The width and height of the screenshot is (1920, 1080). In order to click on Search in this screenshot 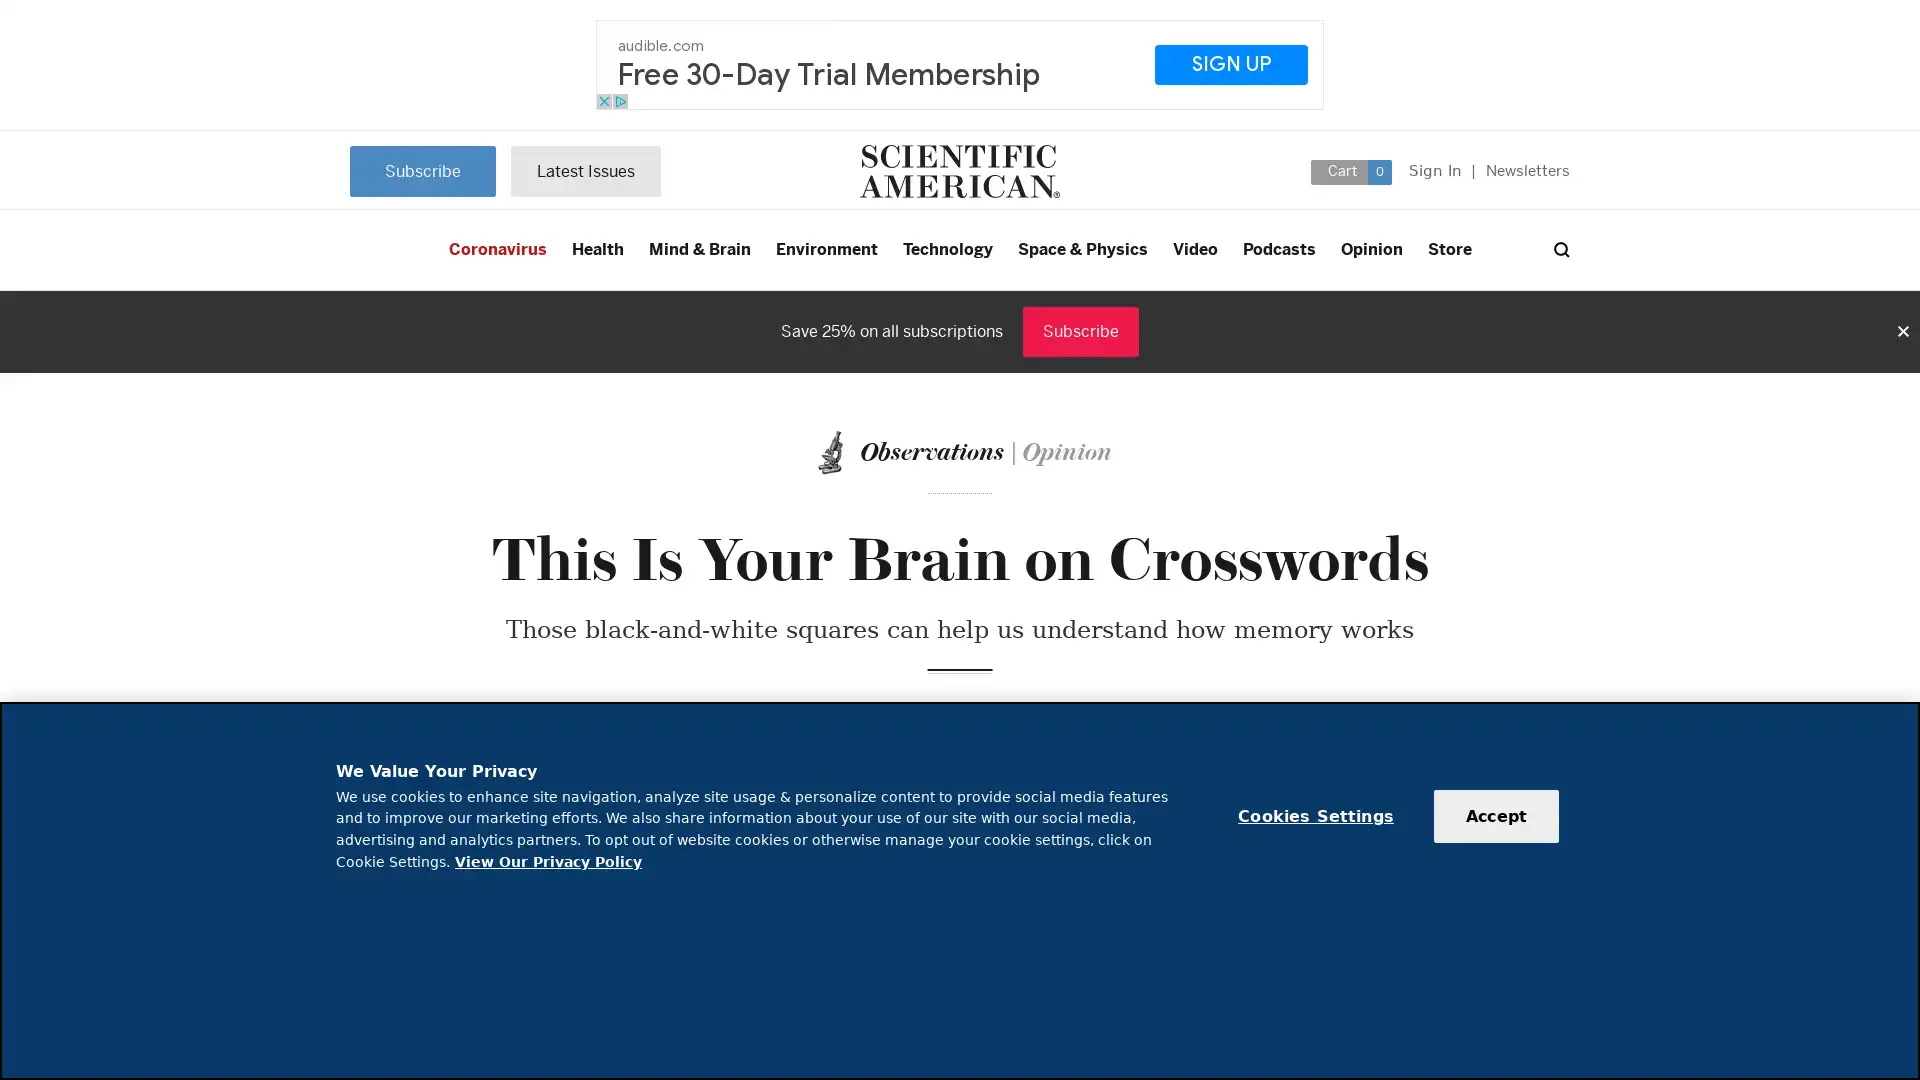, I will do `click(1560, 249)`.